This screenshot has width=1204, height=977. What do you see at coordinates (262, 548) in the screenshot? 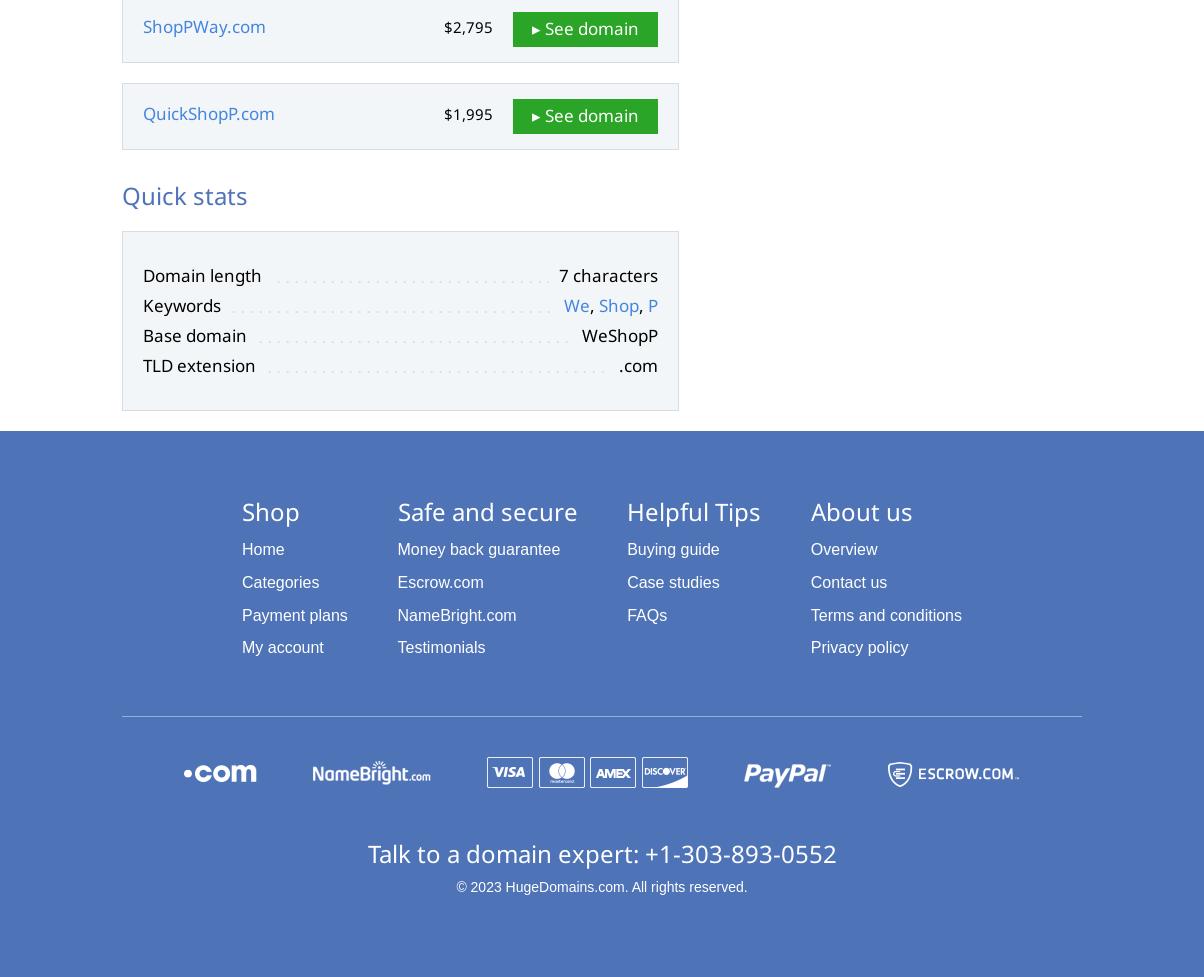
I see `'Home'` at bounding box center [262, 548].